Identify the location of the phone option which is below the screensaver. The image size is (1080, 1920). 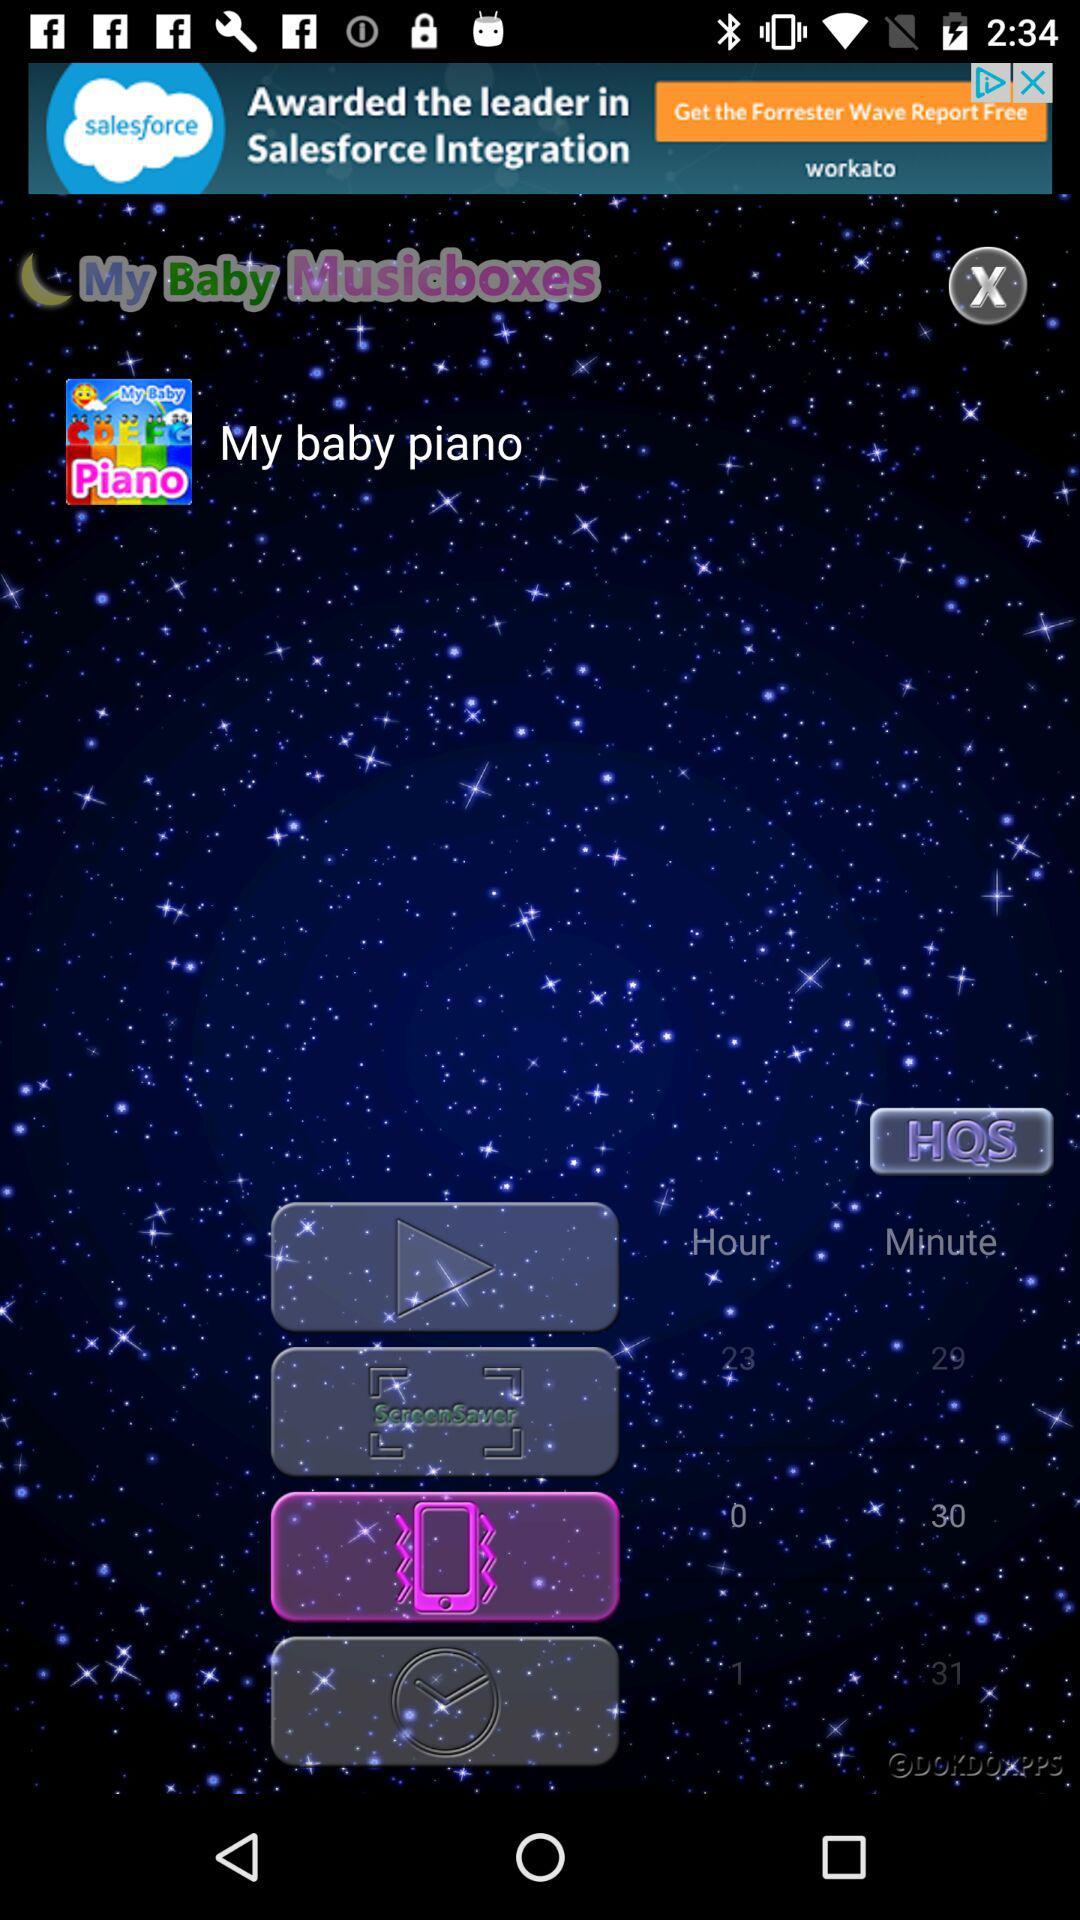
(444, 1556).